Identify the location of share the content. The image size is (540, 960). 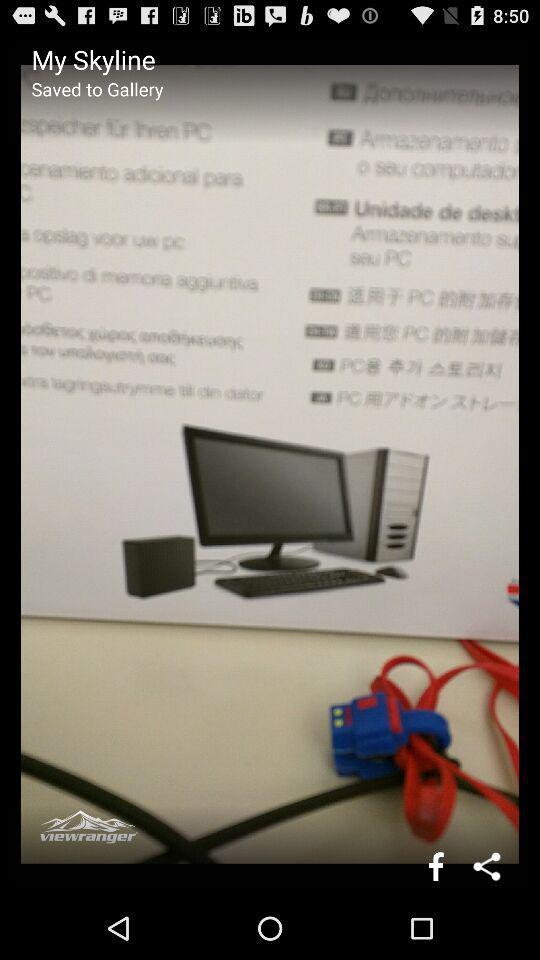
(487, 865).